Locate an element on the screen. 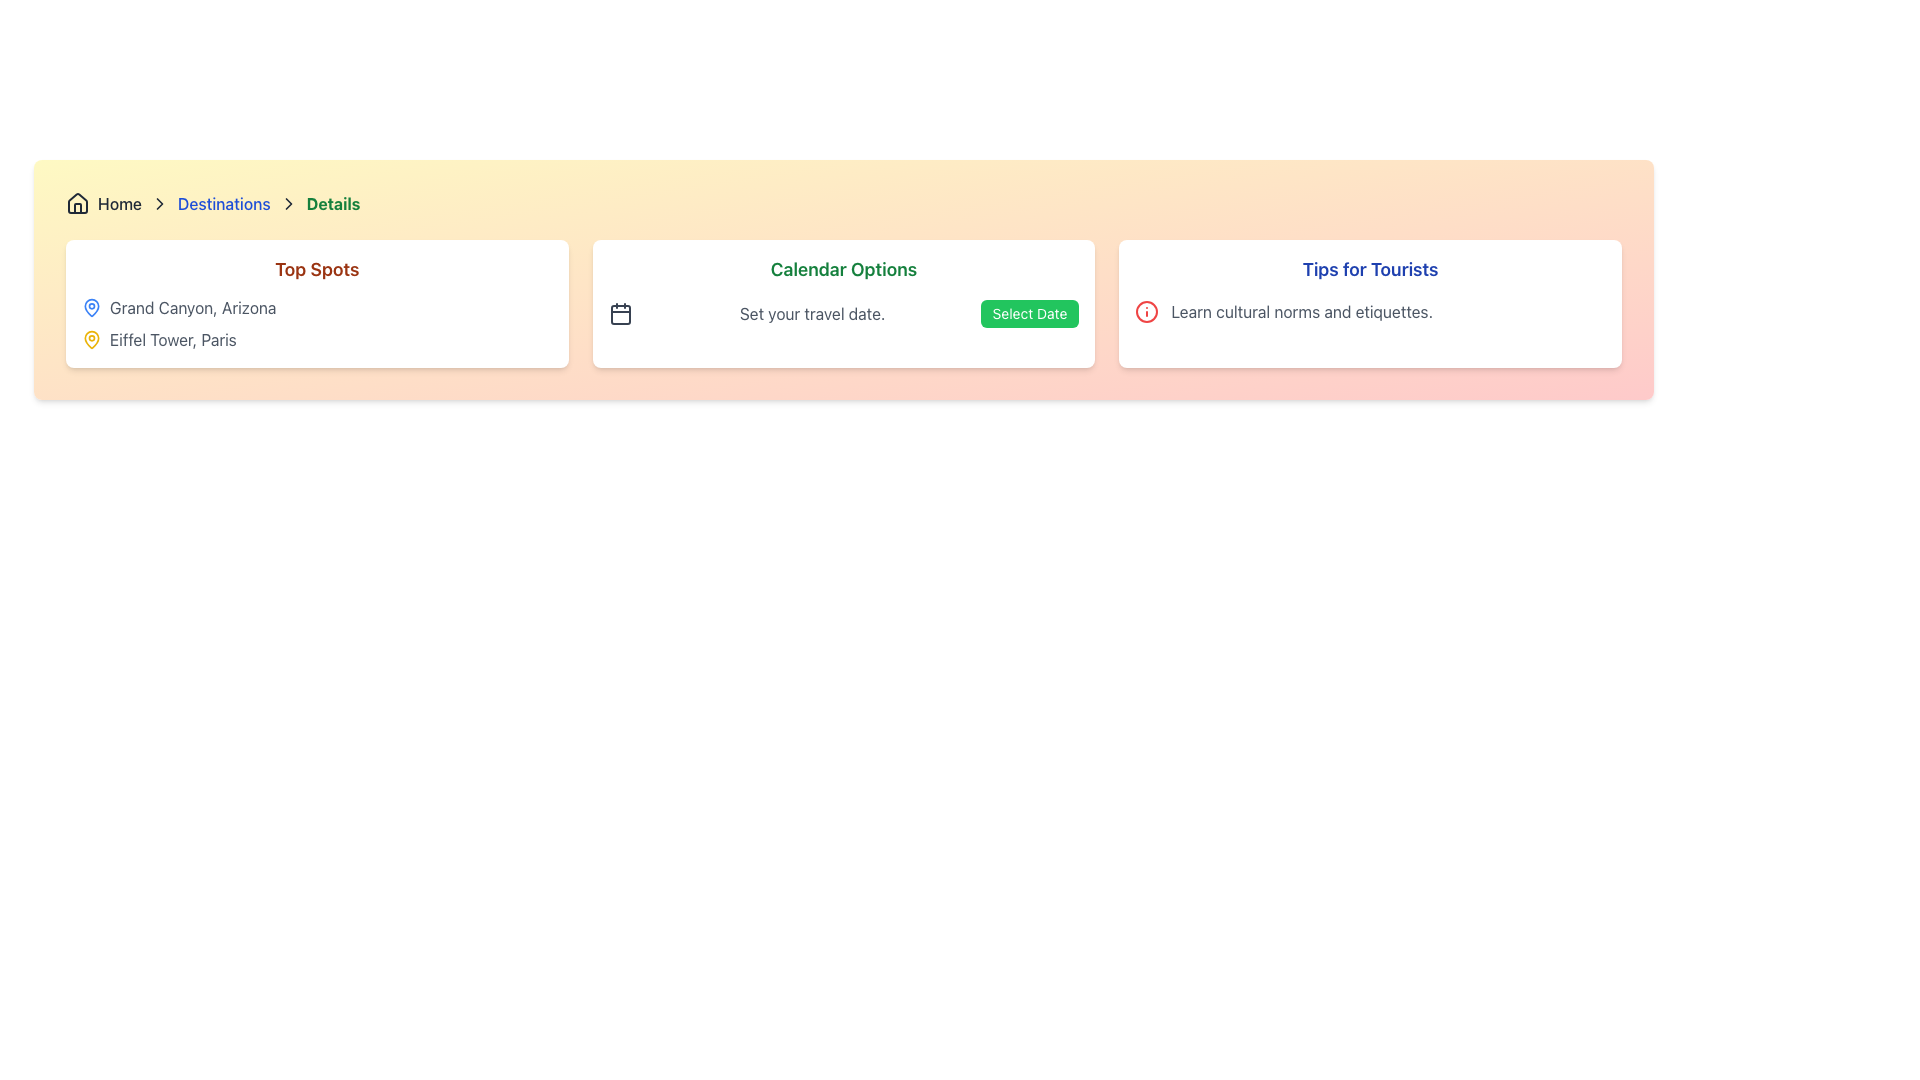 This screenshot has height=1080, width=1920. the third SVG icon in the breadcrumb navigation, located between 'Destinations' and 'Details', to visually separate items without triggering any interaction is located at coordinates (287, 204).